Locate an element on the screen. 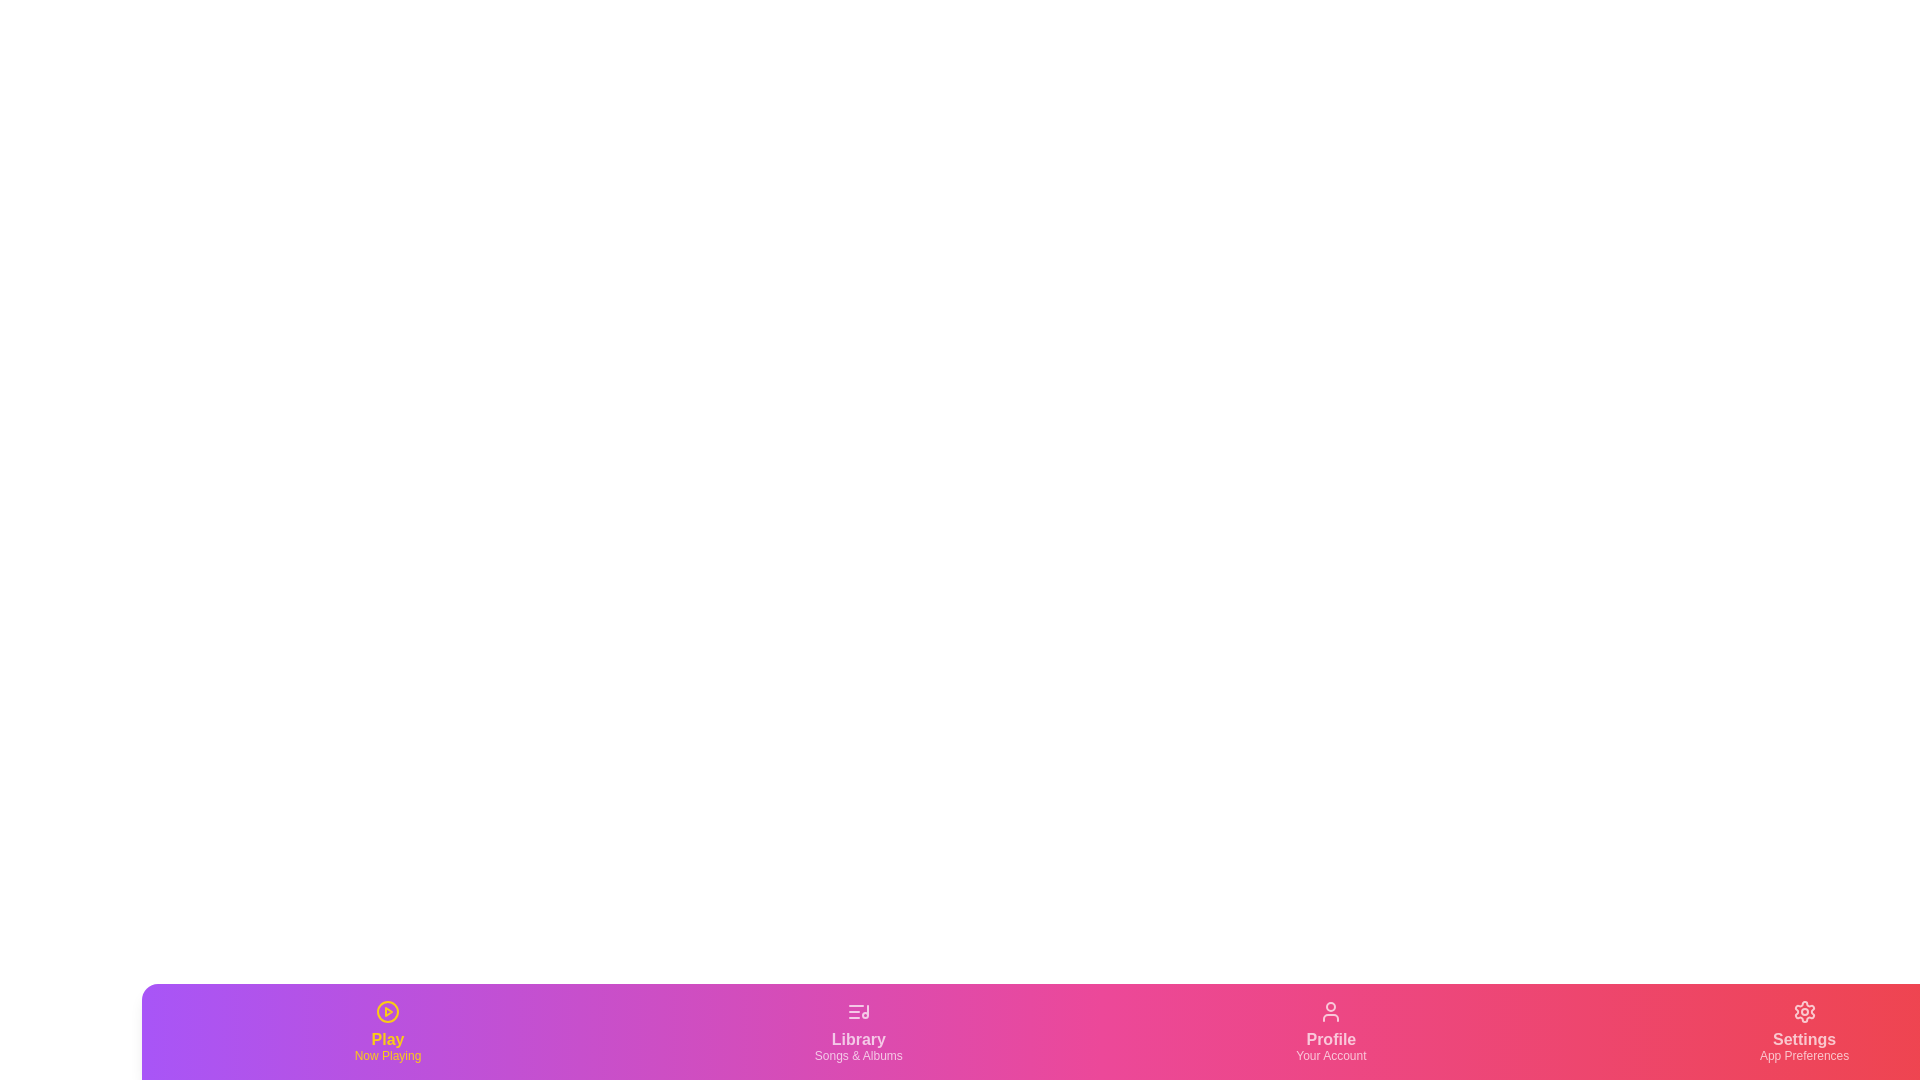  the Profile tab is located at coordinates (1330, 1032).